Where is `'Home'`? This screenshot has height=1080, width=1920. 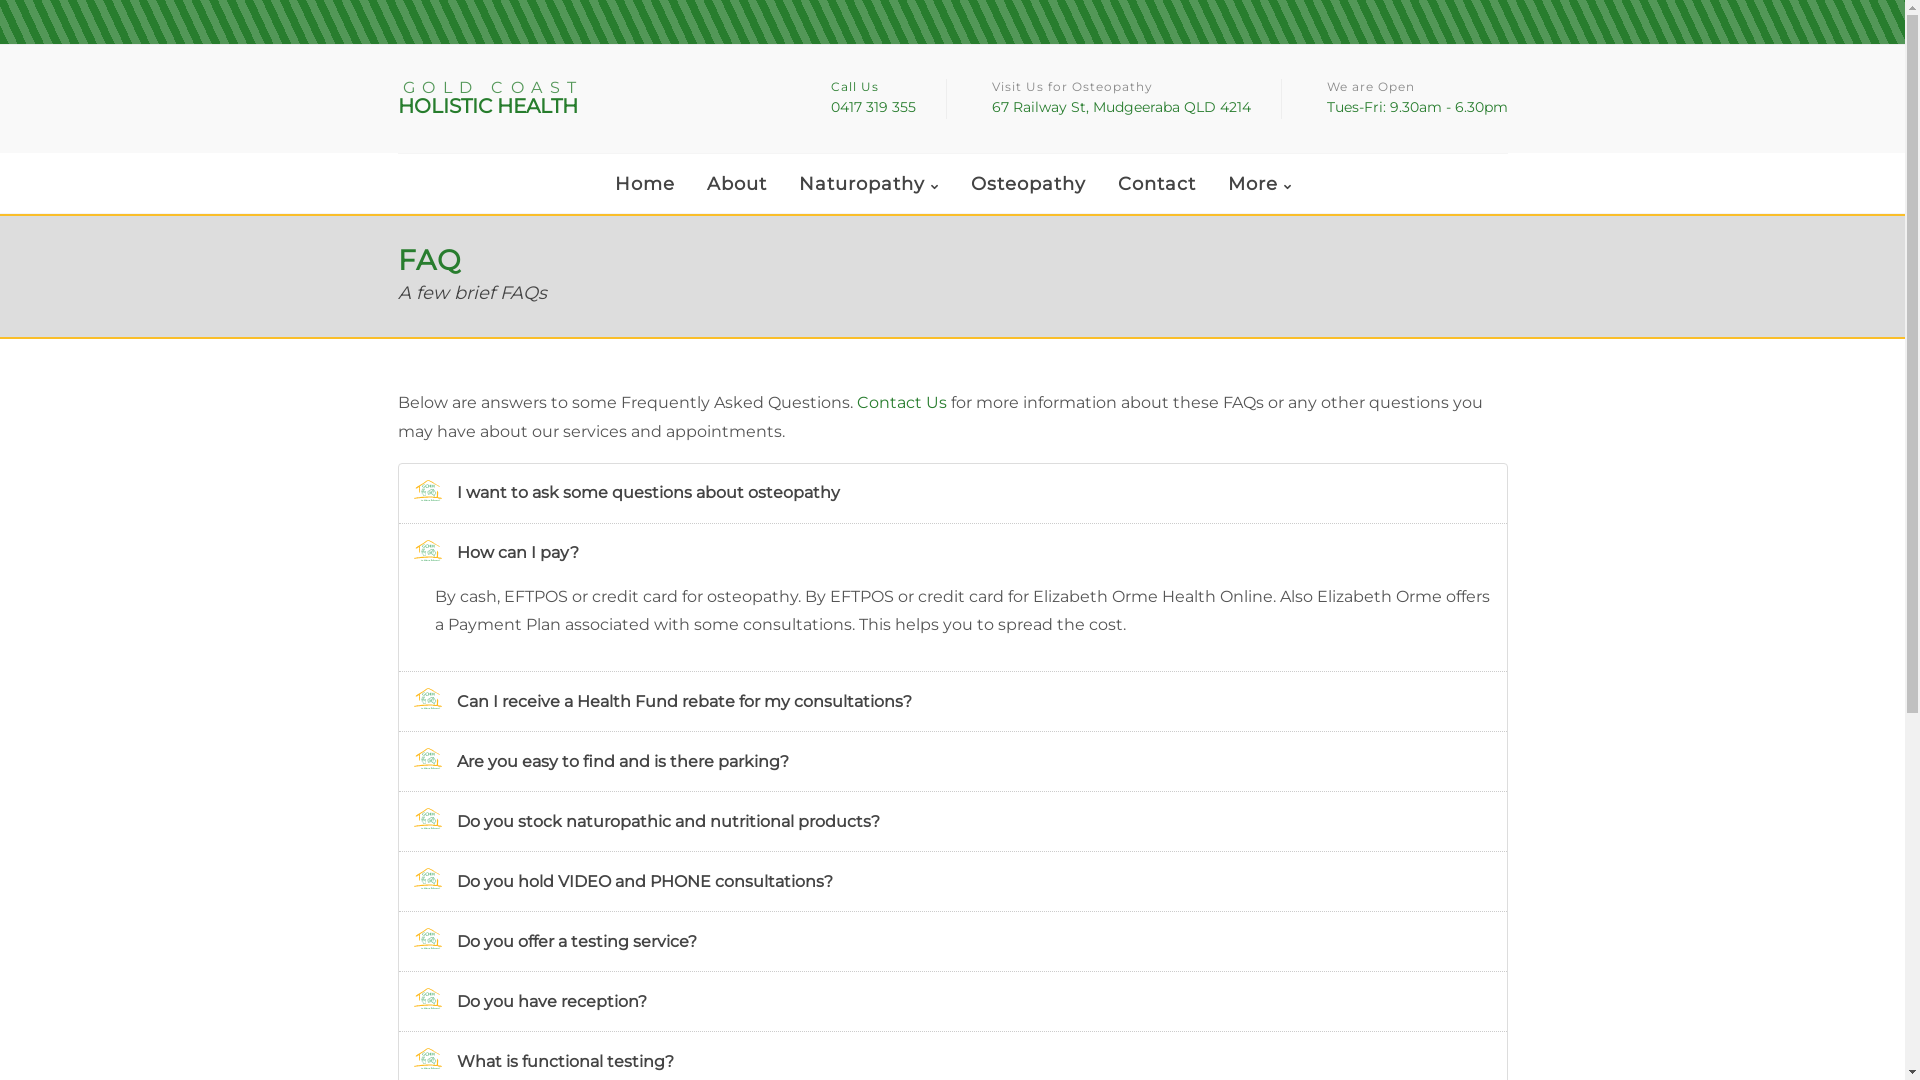
'Home' is located at coordinates (644, 184).